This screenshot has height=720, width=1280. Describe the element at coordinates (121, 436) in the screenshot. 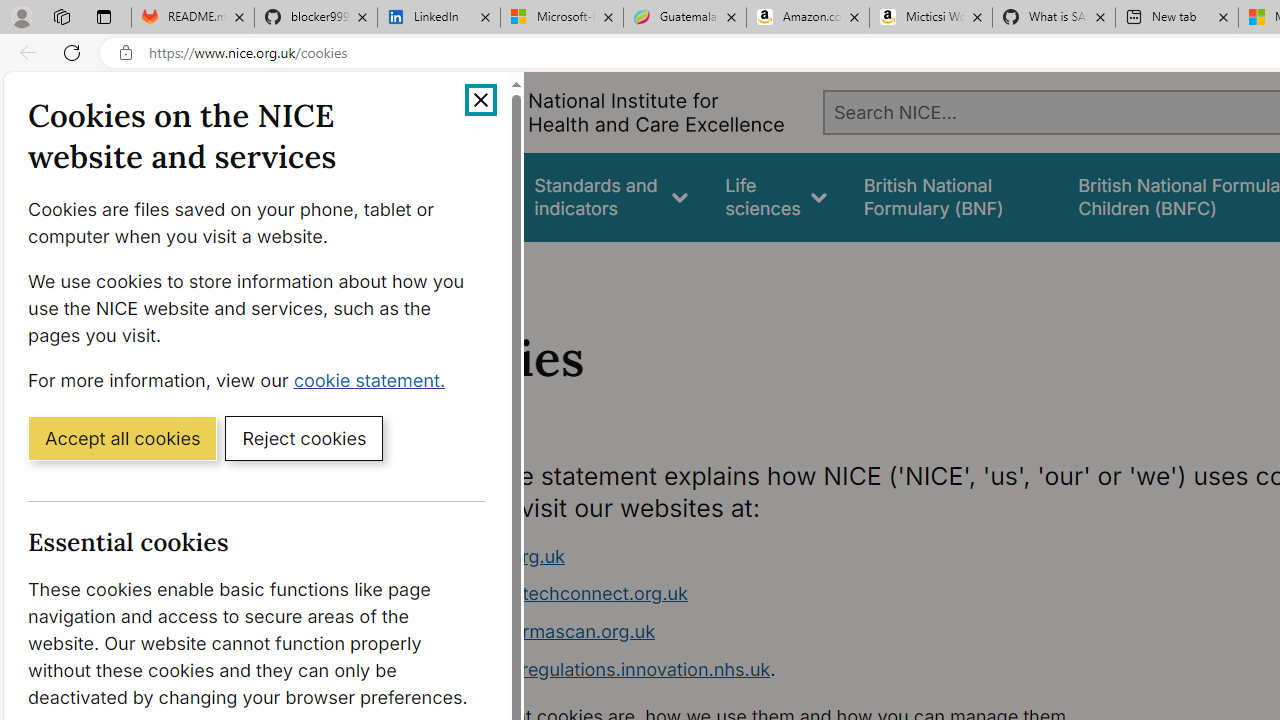

I see `'Accept all cookies'` at that location.